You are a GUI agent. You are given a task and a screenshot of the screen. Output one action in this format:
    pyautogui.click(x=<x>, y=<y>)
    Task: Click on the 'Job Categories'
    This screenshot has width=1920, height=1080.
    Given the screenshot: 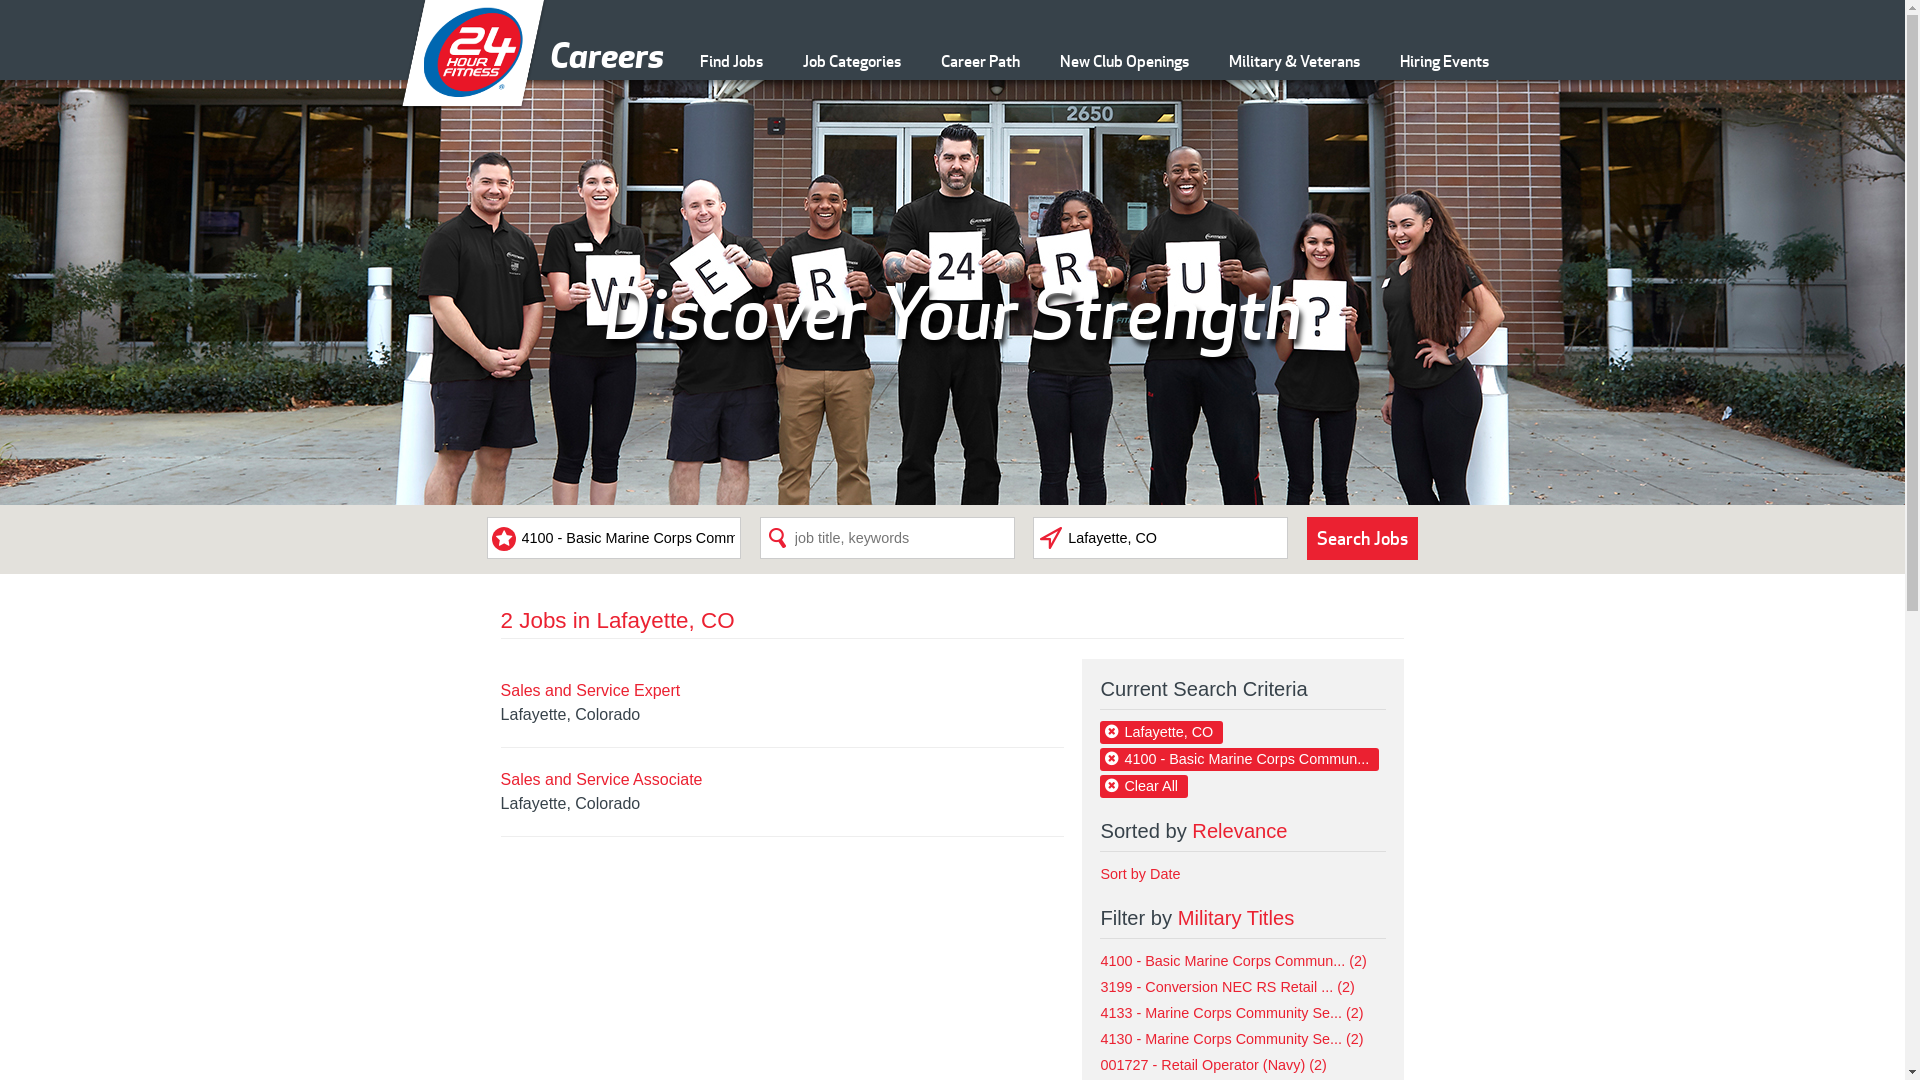 What is the action you would take?
    pyautogui.click(x=850, y=56)
    